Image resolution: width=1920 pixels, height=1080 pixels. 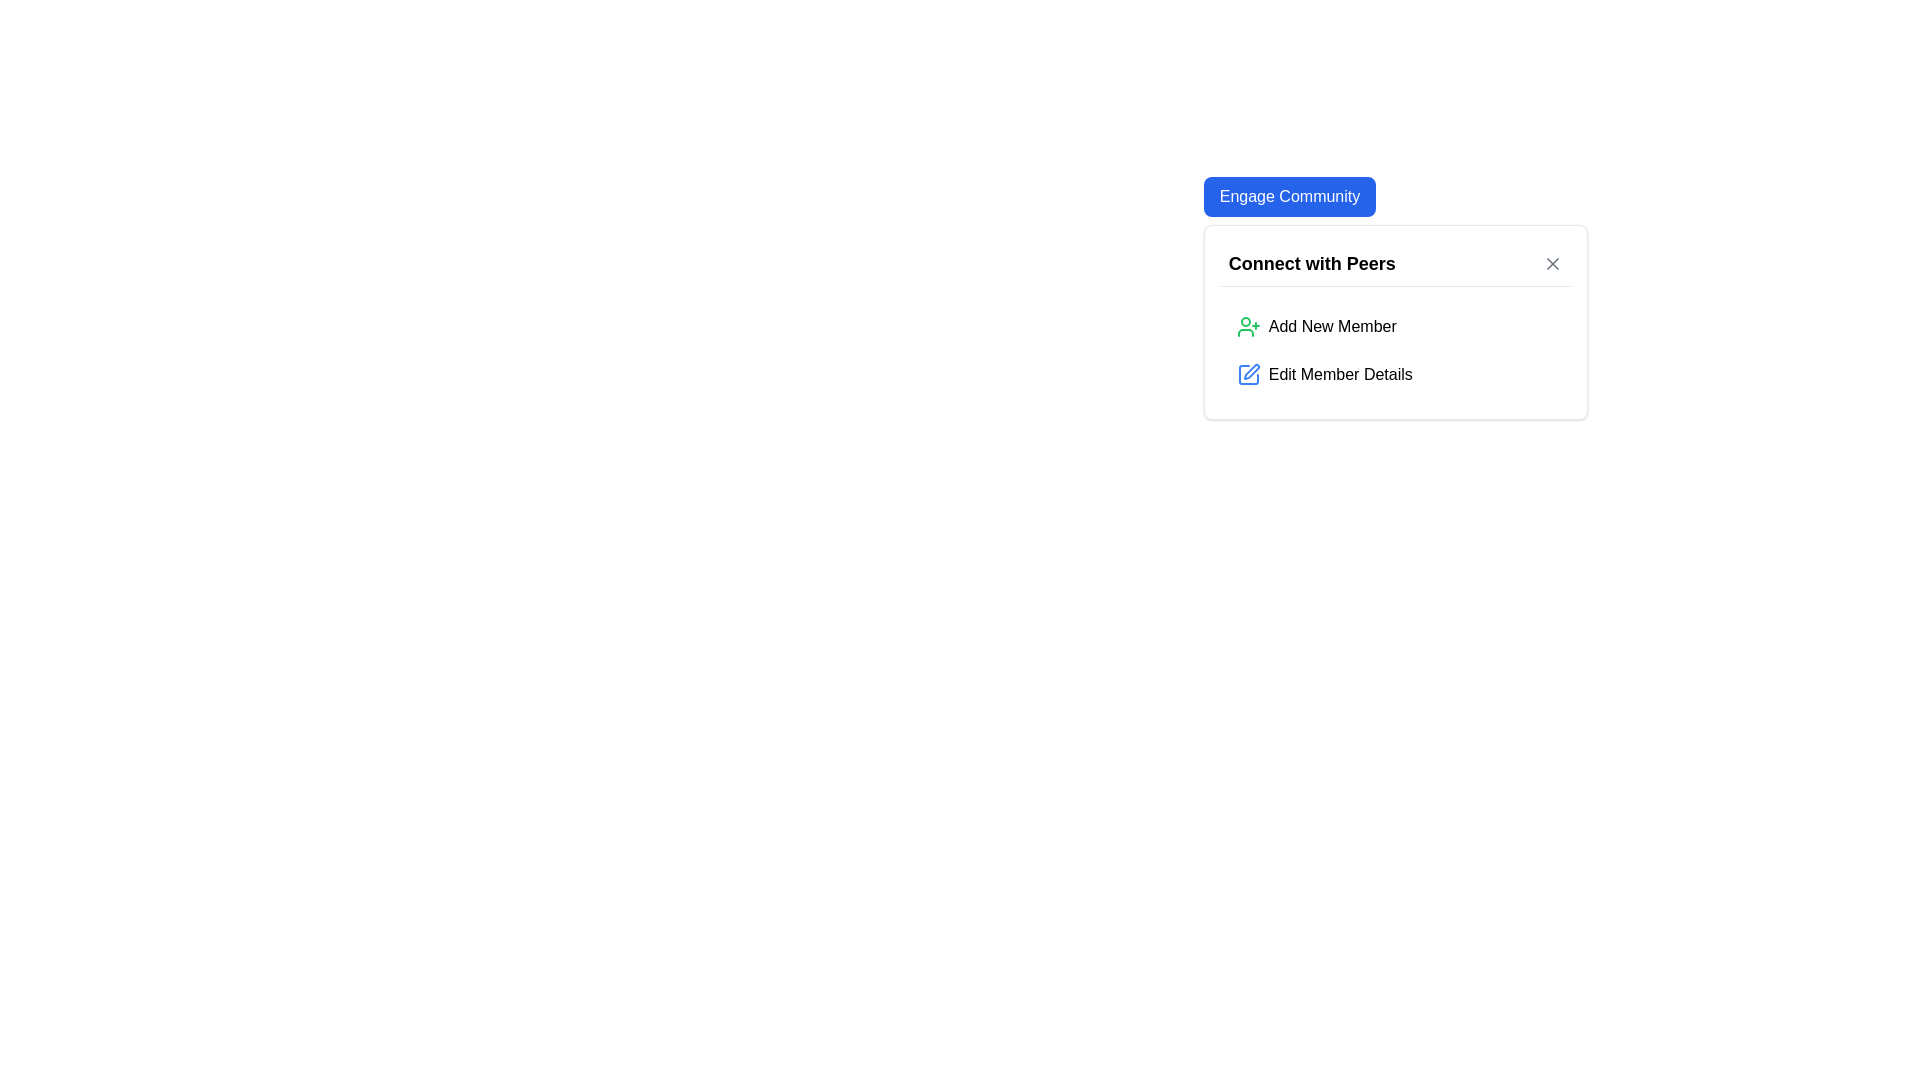 What do you see at coordinates (1551, 262) in the screenshot?
I see `the close or cancel button represented by a small X-shaped icon located in the top-right corner of the 'Connect with Peers' section` at bounding box center [1551, 262].